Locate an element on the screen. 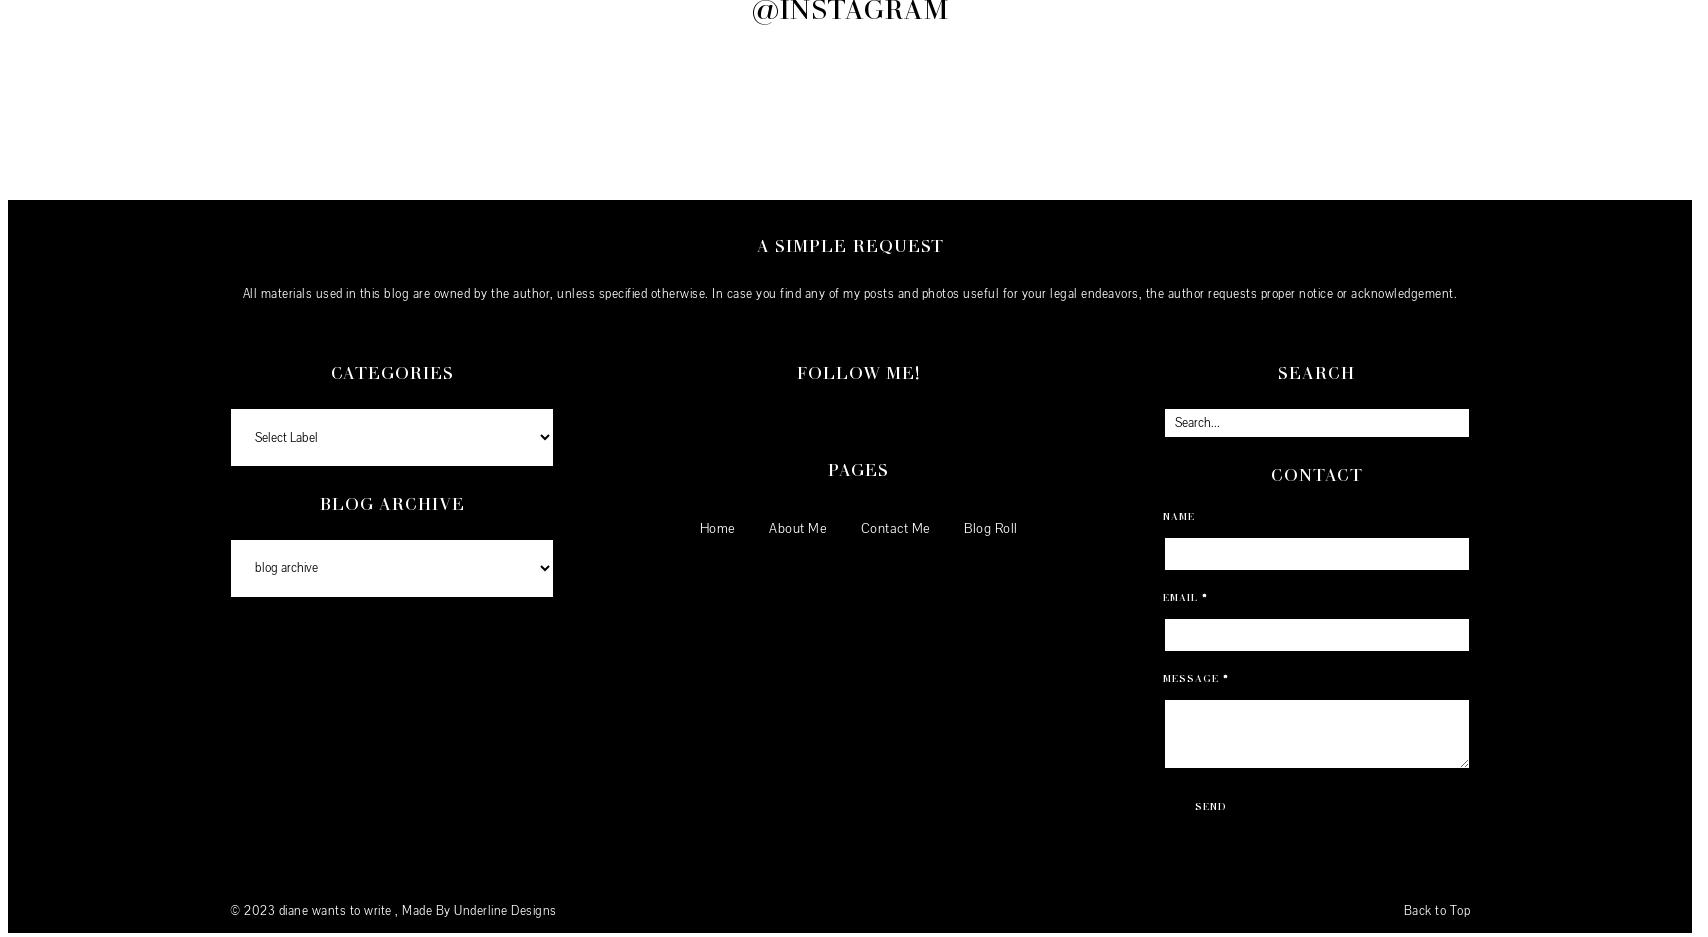  'Search' is located at coordinates (1316, 370).